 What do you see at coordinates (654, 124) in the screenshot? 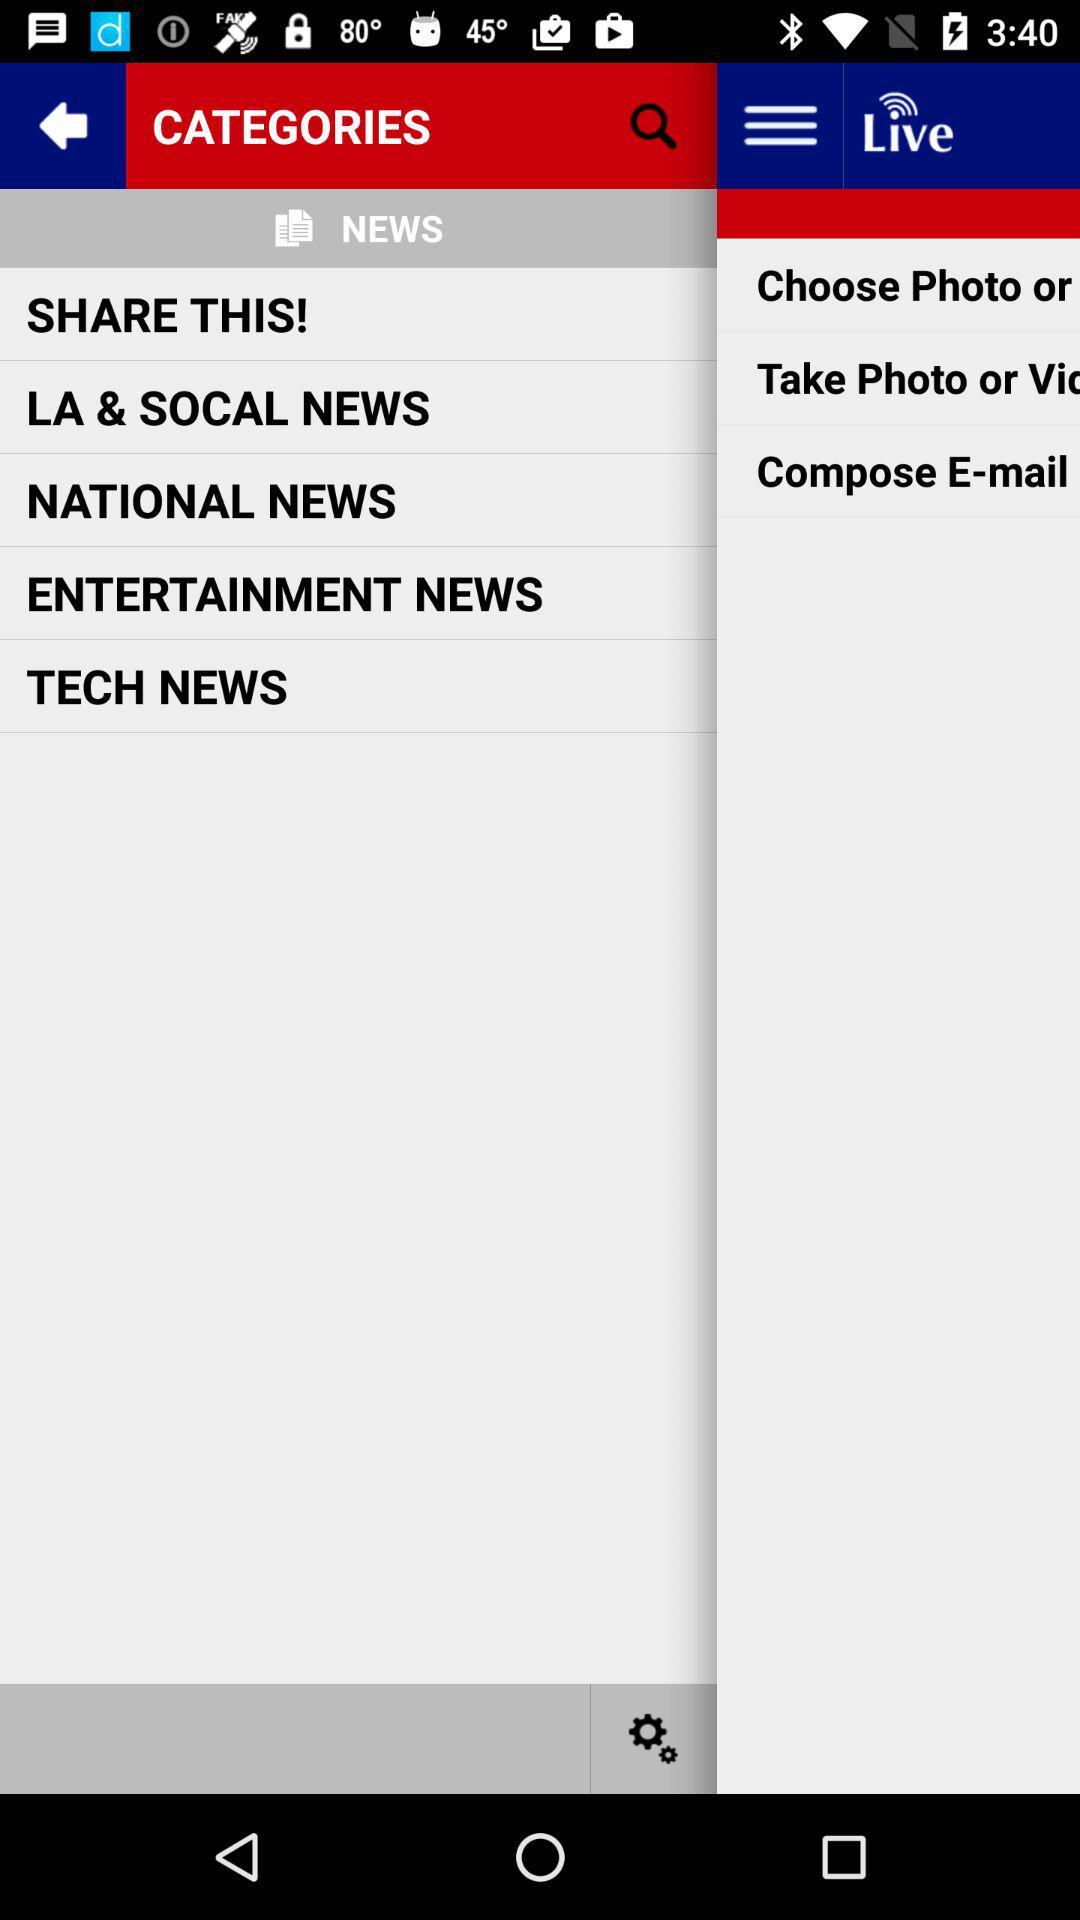
I see `opens the search box` at bounding box center [654, 124].